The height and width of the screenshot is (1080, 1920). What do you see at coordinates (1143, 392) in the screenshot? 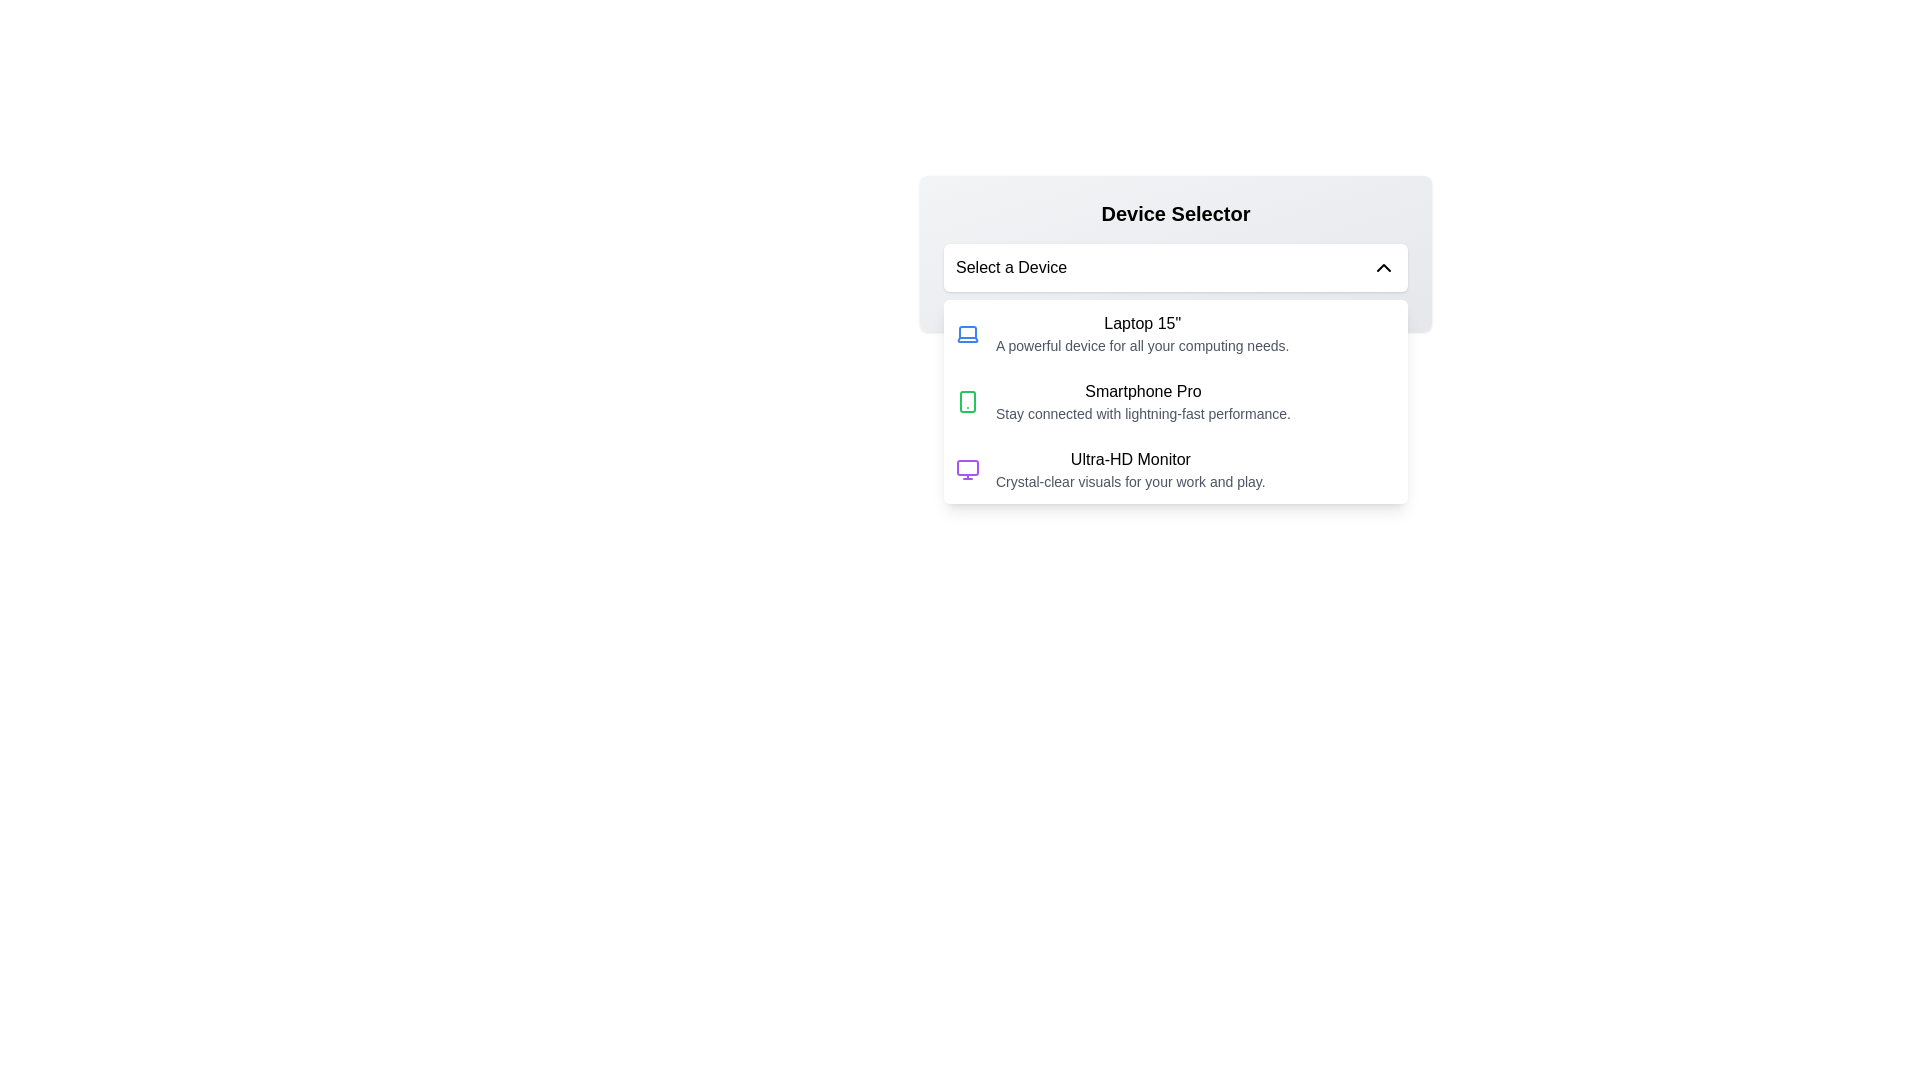
I see `text label indicating 'Smartphone Pro' which is the second item in the dropdown list under 'Device Selector'` at bounding box center [1143, 392].